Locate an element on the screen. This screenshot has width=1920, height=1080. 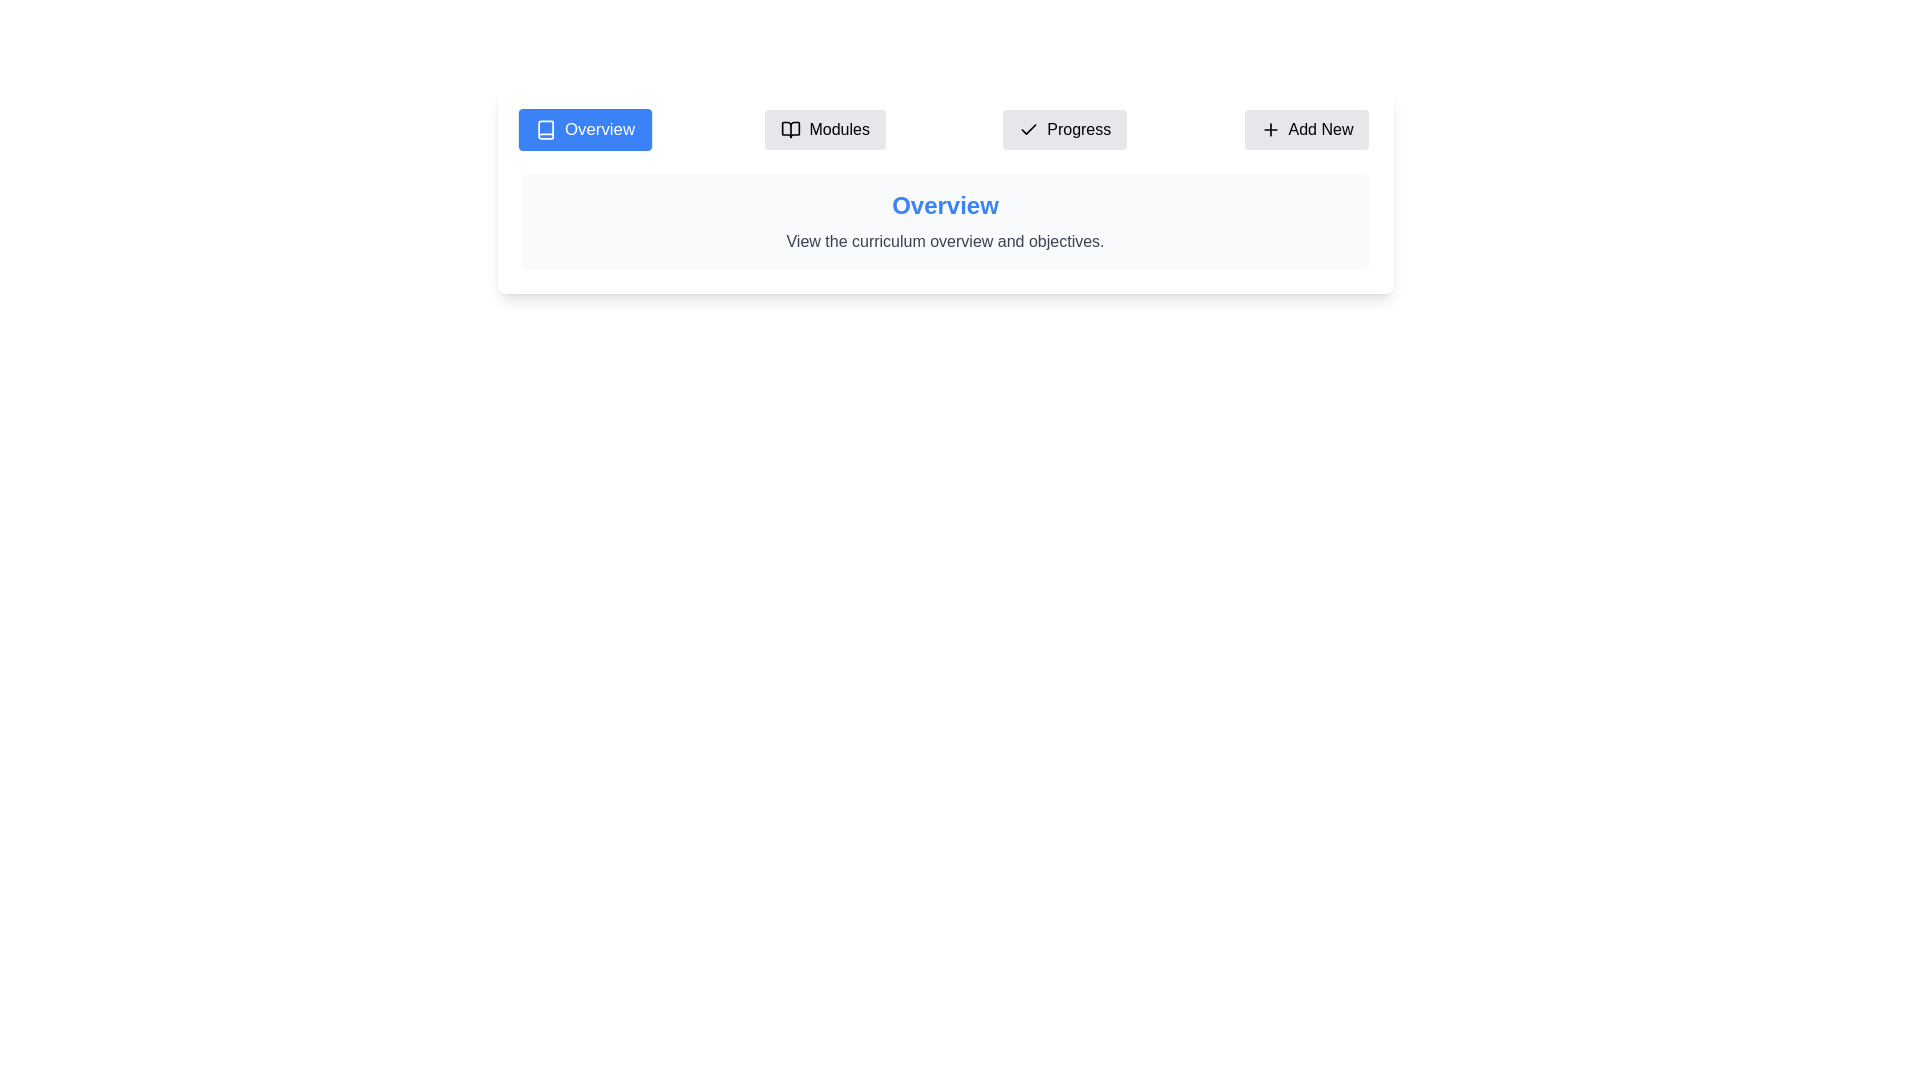
the tab labeled Modules to switch to that tab is located at coordinates (825, 130).